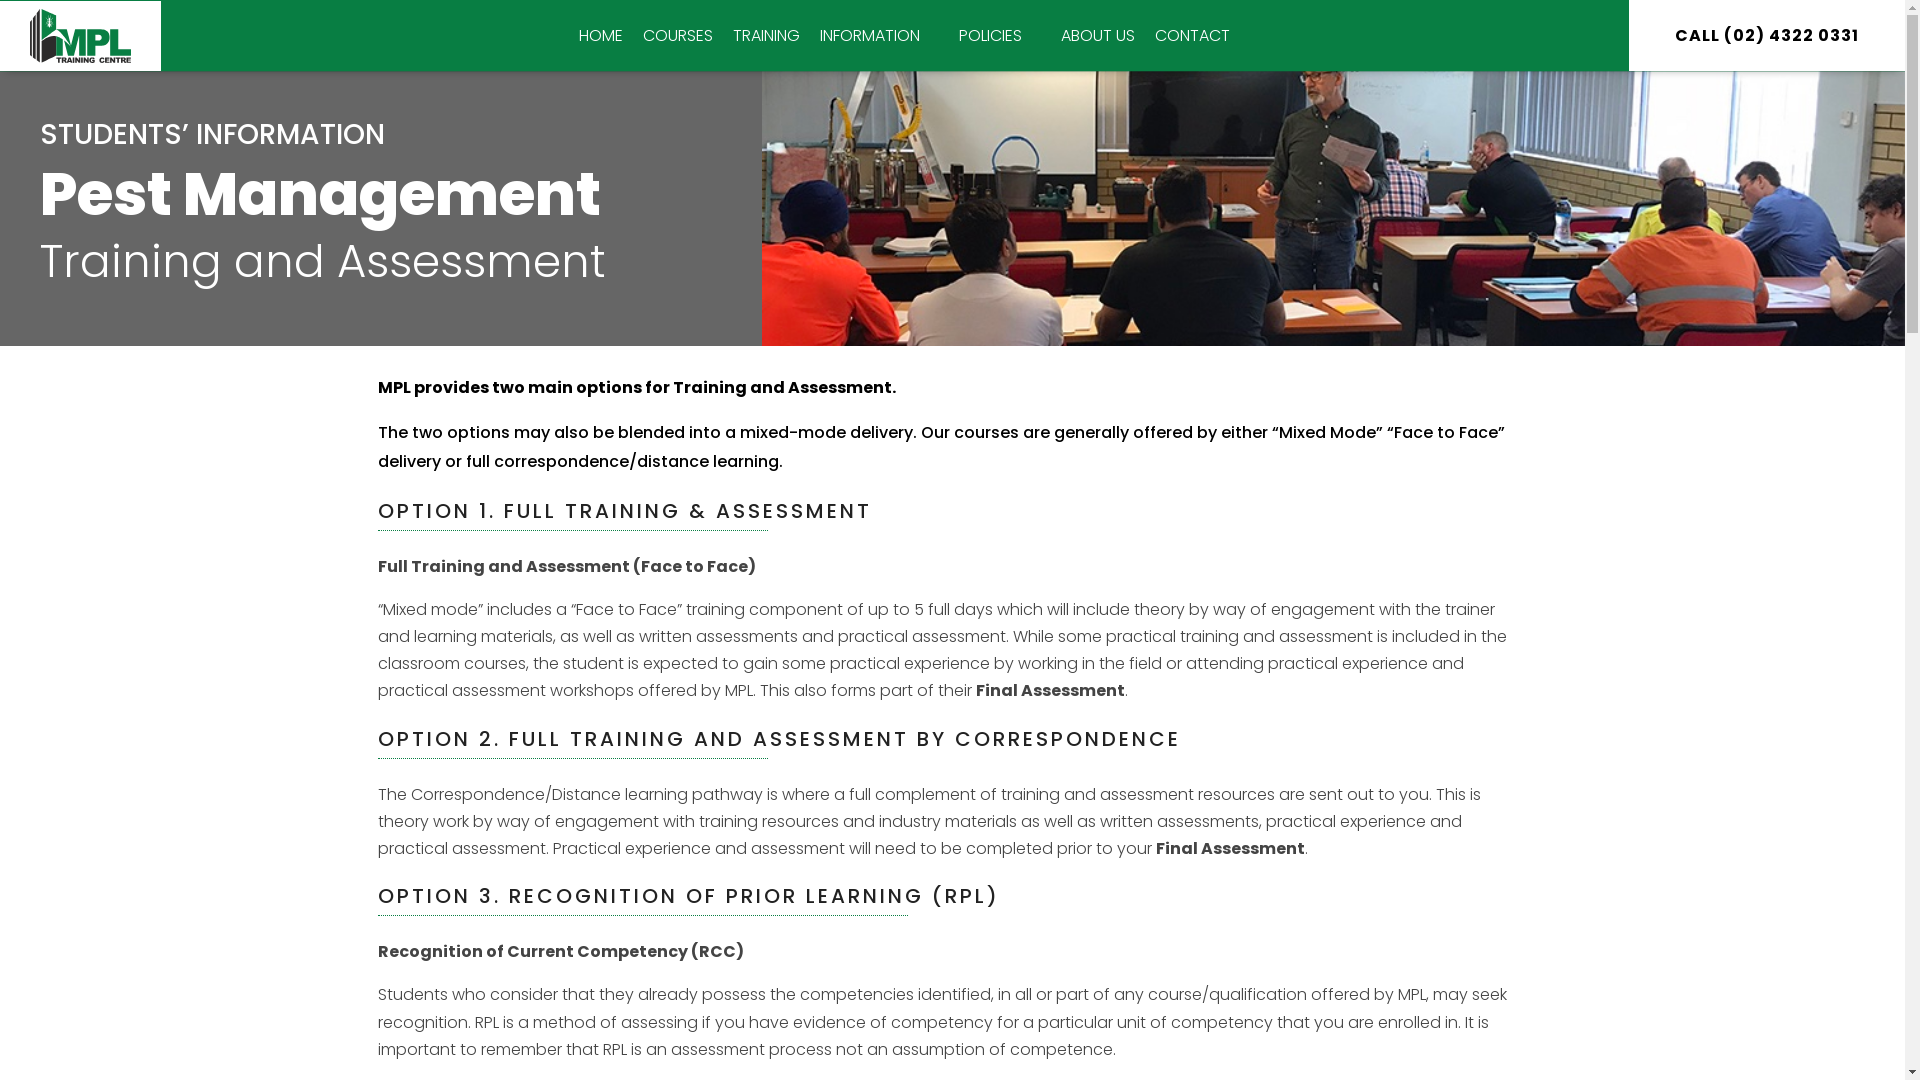 The width and height of the screenshot is (1920, 1080). I want to click on 'CALL (02) 4322 0331', so click(1766, 35).